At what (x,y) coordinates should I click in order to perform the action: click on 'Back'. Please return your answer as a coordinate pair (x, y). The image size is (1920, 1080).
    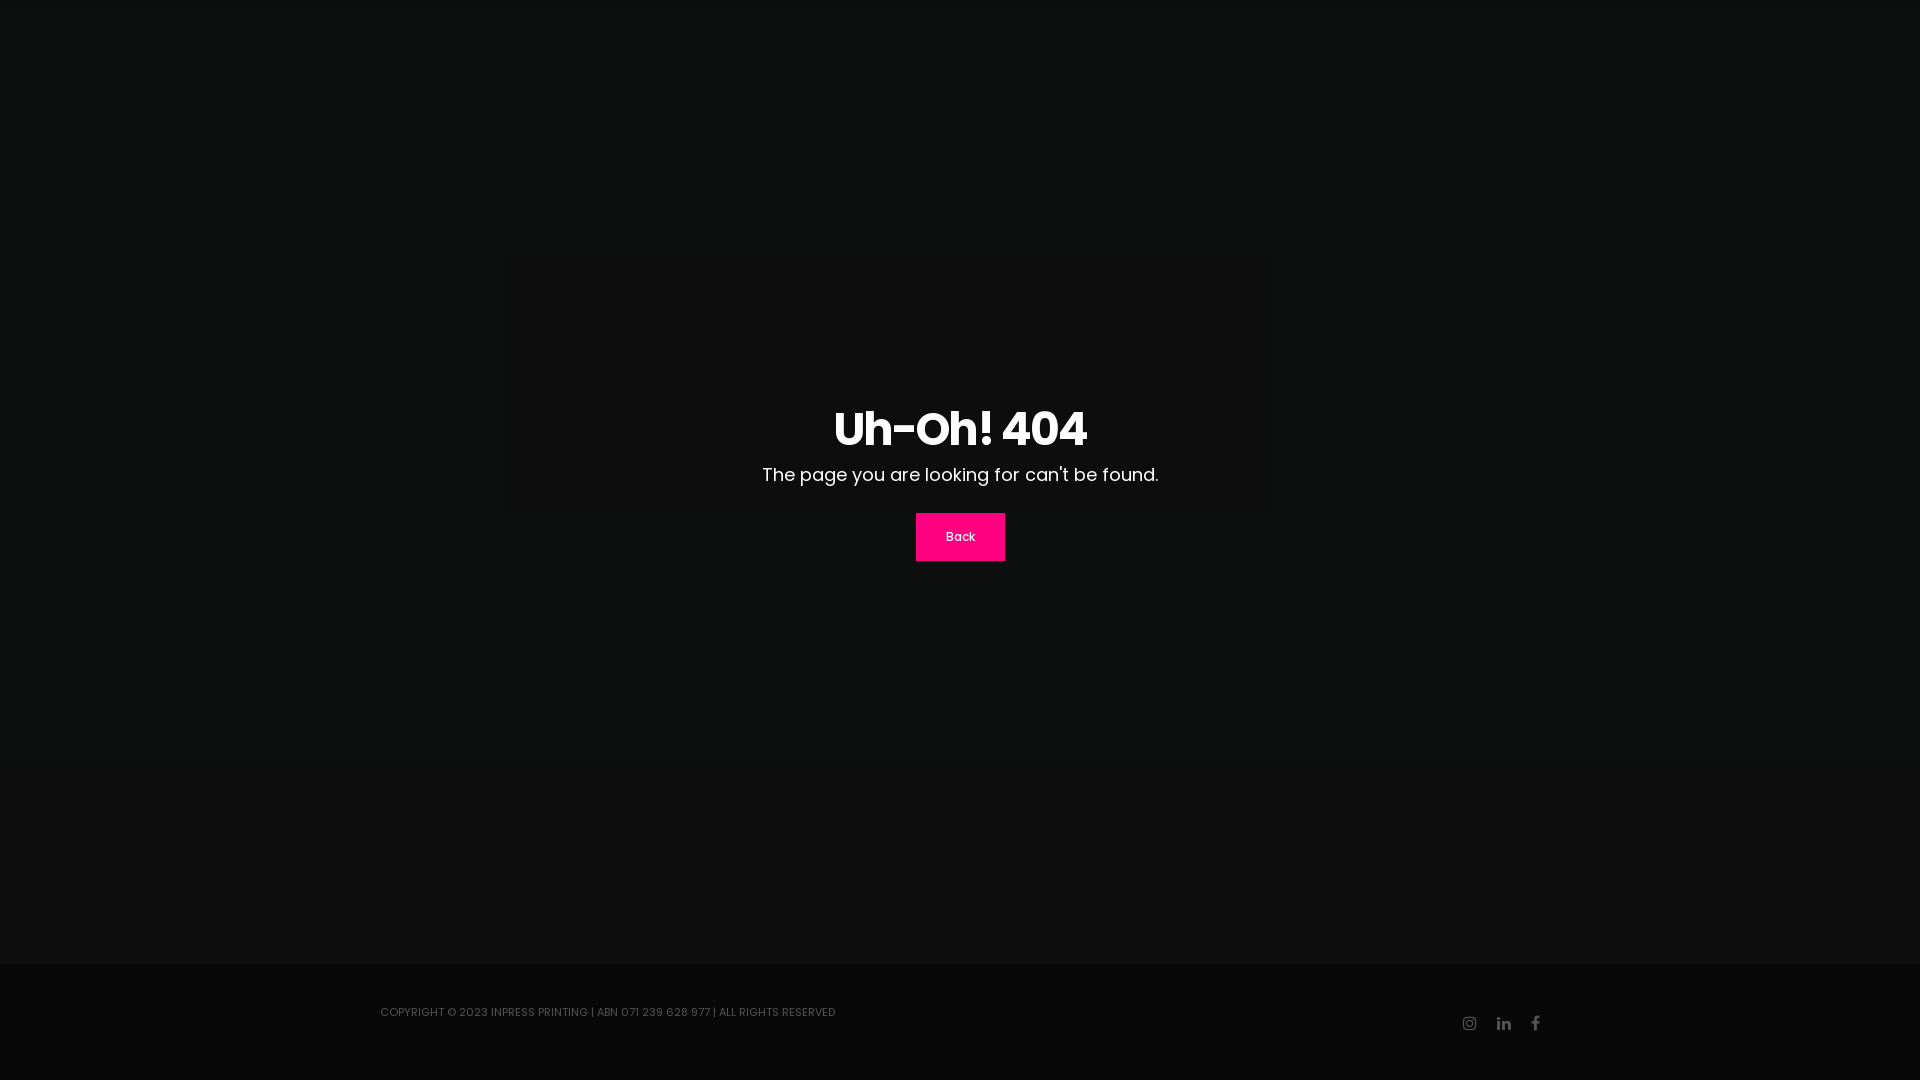
    Looking at the image, I should click on (915, 535).